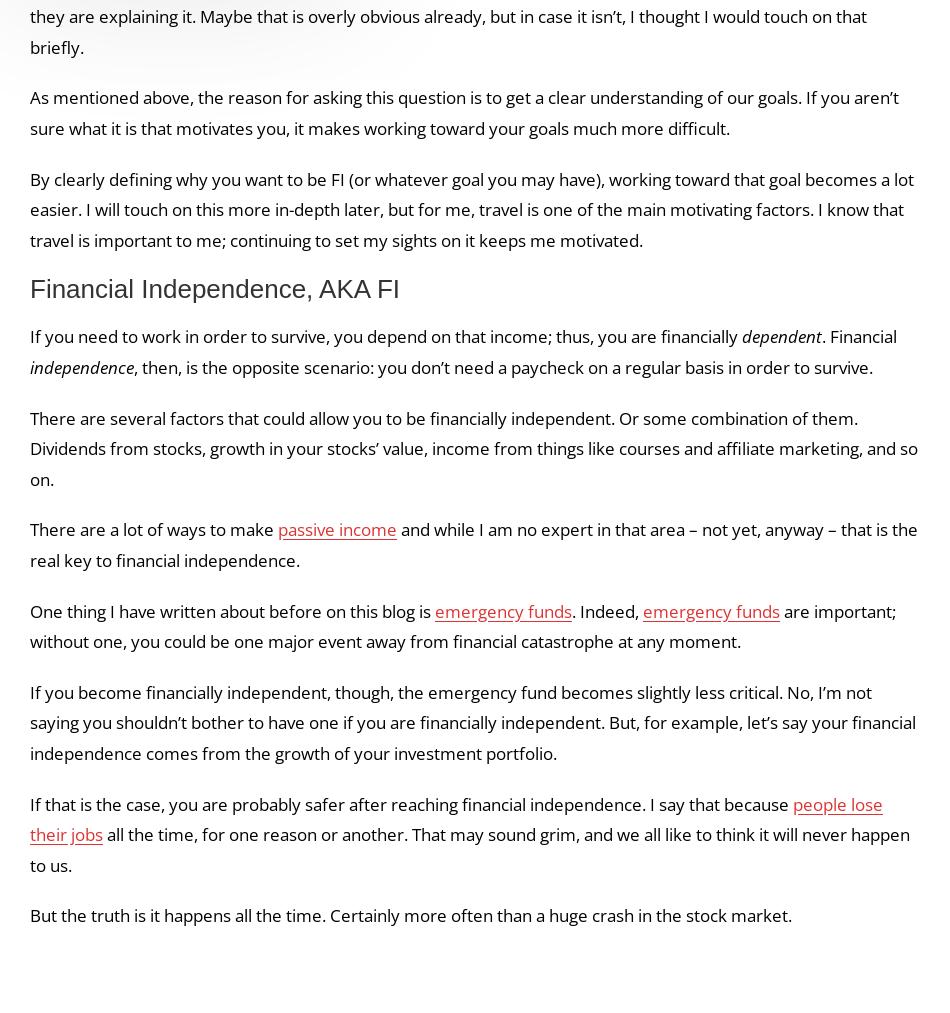 The height and width of the screenshot is (1013, 950). What do you see at coordinates (153, 529) in the screenshot?
I see `'There are a lot of ways to make'` at bounding box center [153, 529].